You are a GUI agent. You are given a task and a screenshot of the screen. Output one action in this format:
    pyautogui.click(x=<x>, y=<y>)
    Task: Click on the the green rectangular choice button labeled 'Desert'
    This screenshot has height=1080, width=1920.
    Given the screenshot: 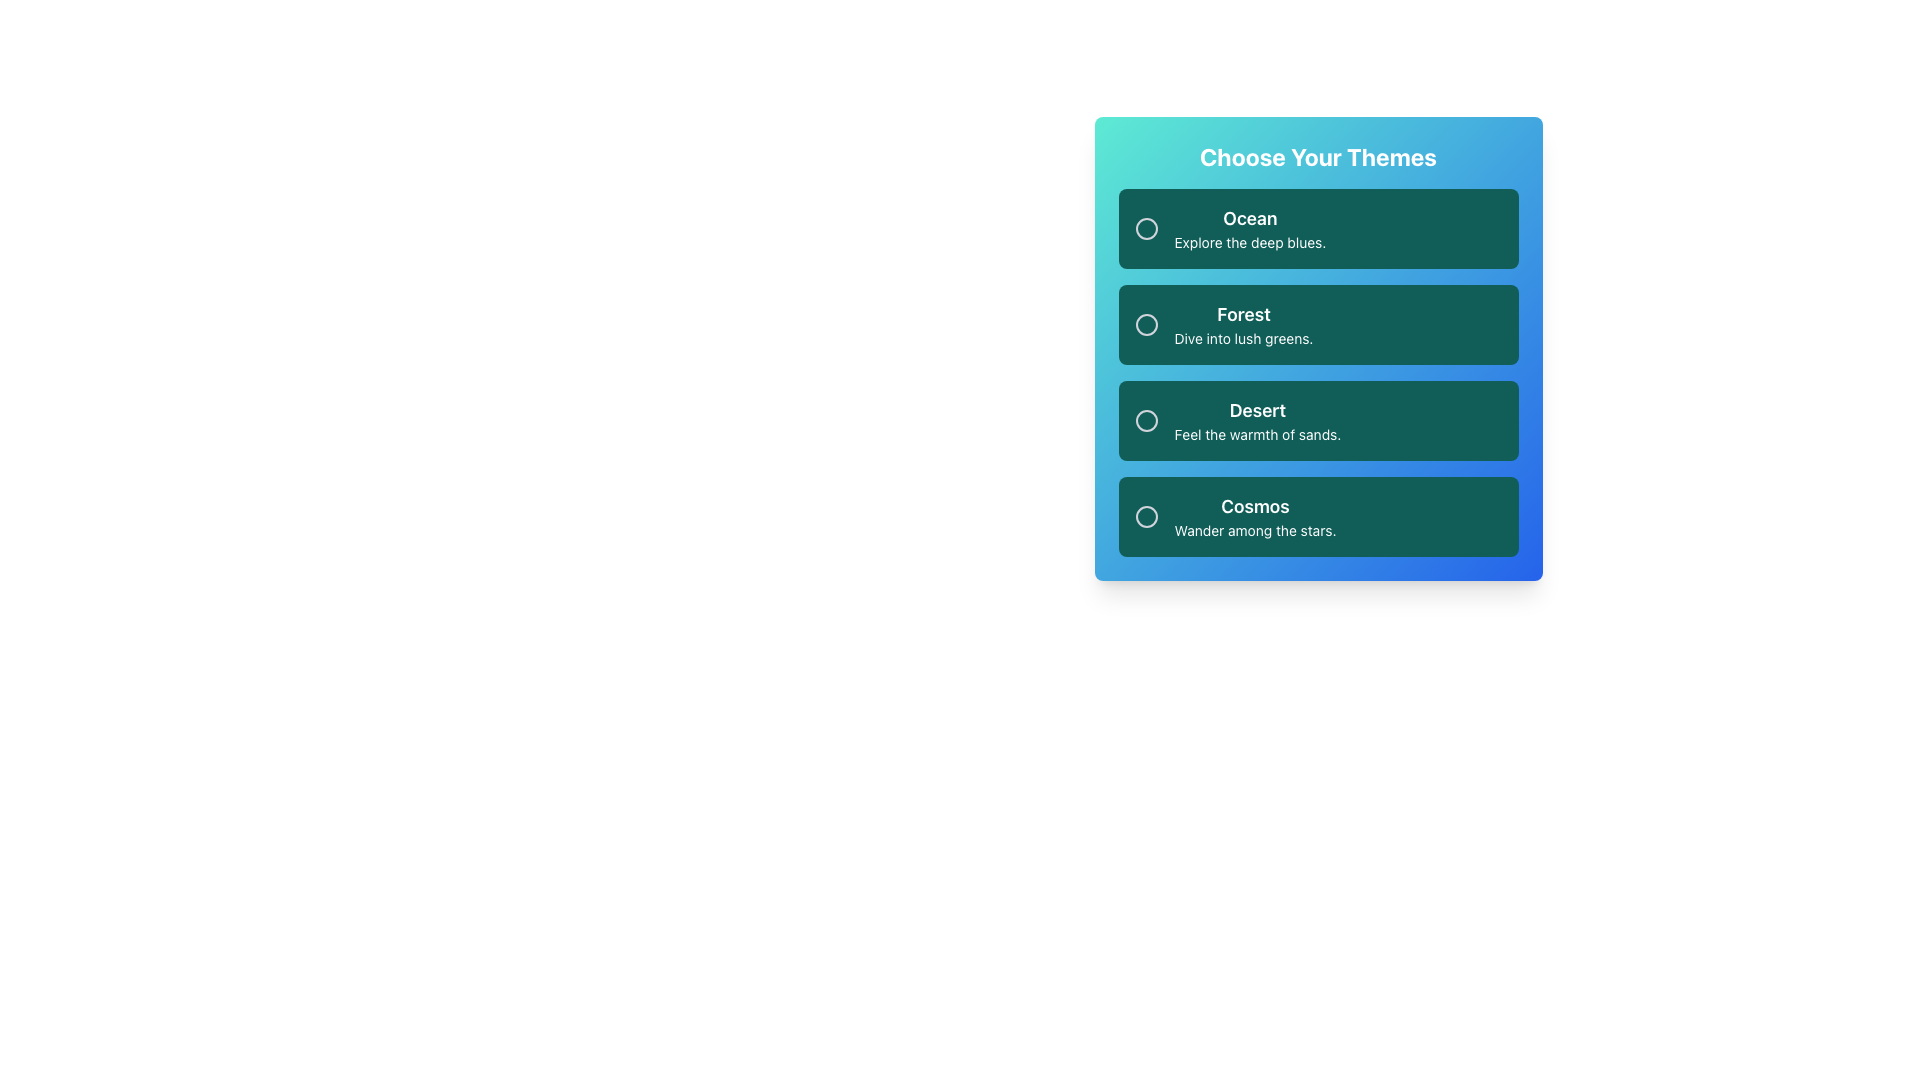 What is the action you would take?
    pyautogui.click(x=1256, y=434)
    